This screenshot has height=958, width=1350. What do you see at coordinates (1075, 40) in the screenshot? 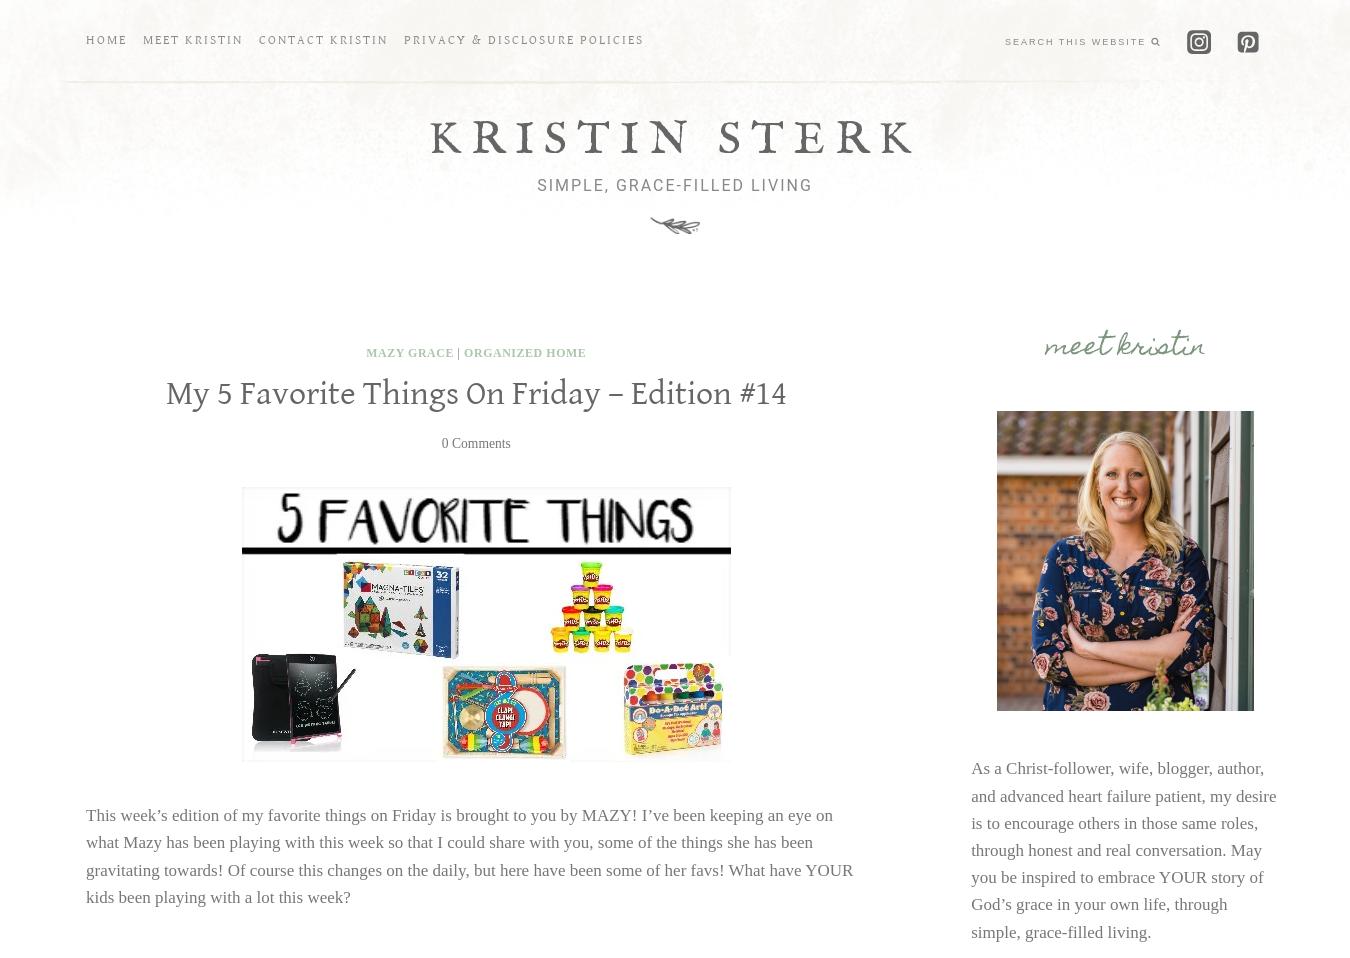
I see `'SEARCH THIS WEBSITE'` at bounding box center [1075, 40].